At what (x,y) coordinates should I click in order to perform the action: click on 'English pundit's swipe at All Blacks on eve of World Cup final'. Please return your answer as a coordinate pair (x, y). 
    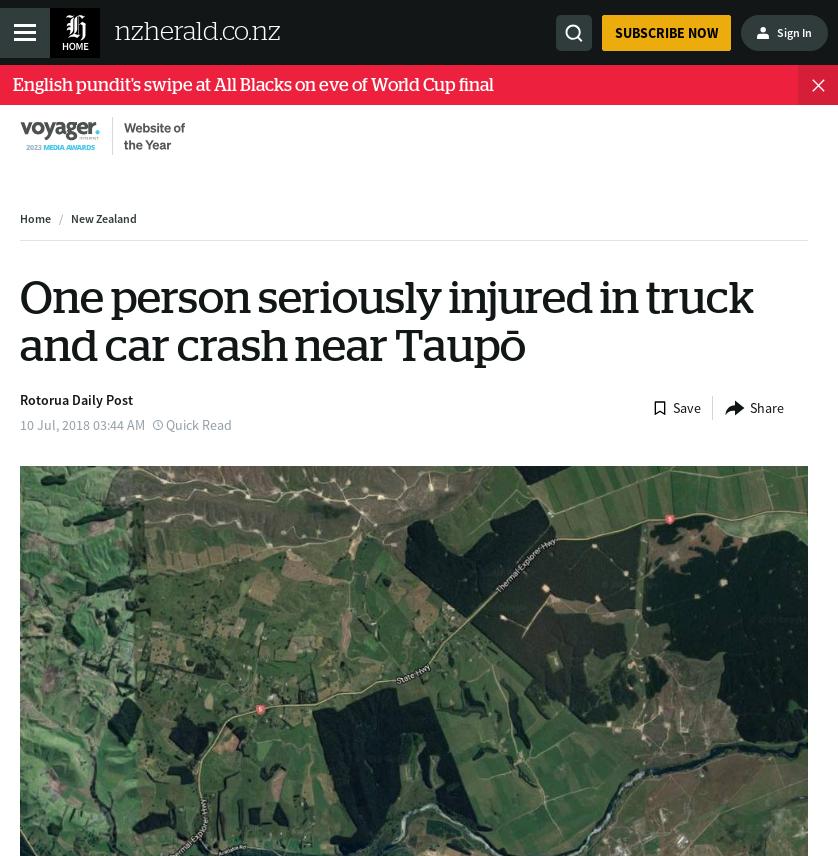
    Looking at the image, I should click on (252, 85).